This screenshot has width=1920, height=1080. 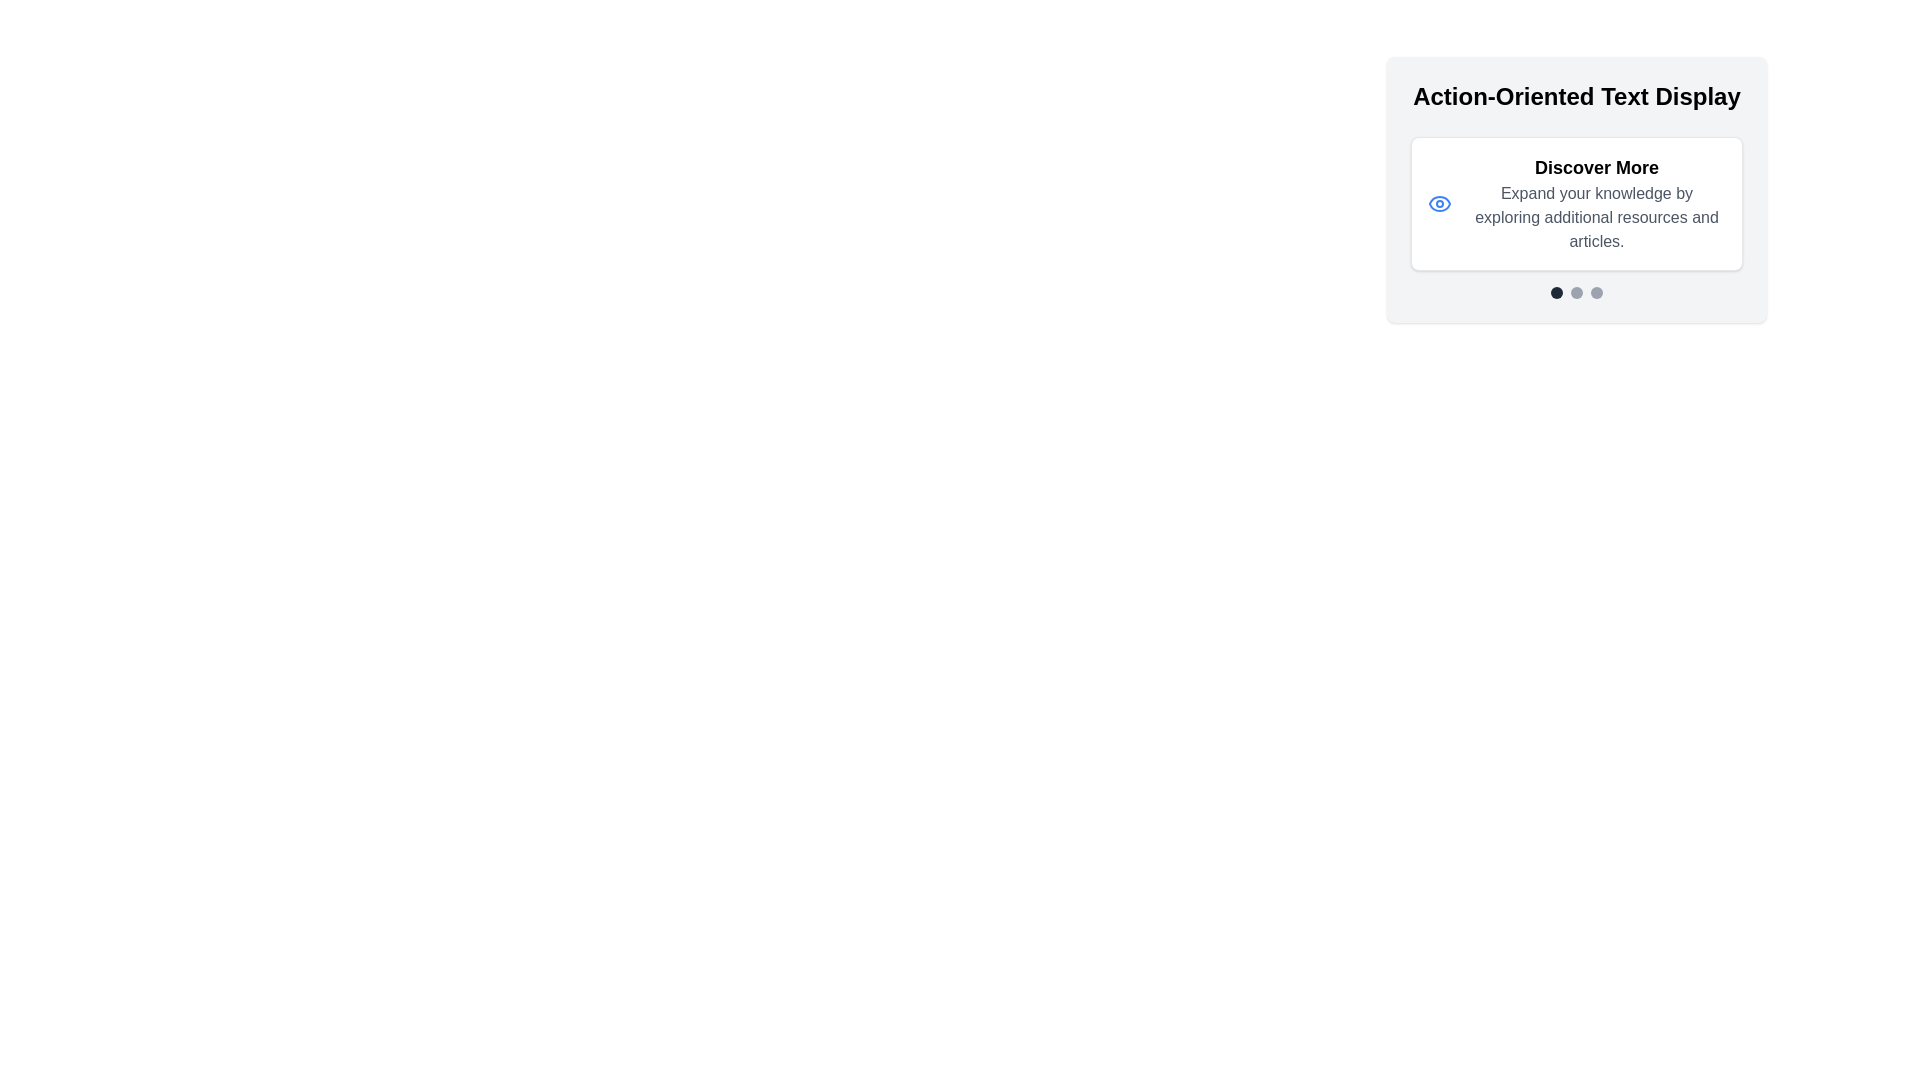 What do you see at coordinates (1576, 293) in the screenshot?
I see `the middle navigation indicator dot positioned beneath the 'Action-Oriented Text Display' text block` at bounding box center [1576, 293].